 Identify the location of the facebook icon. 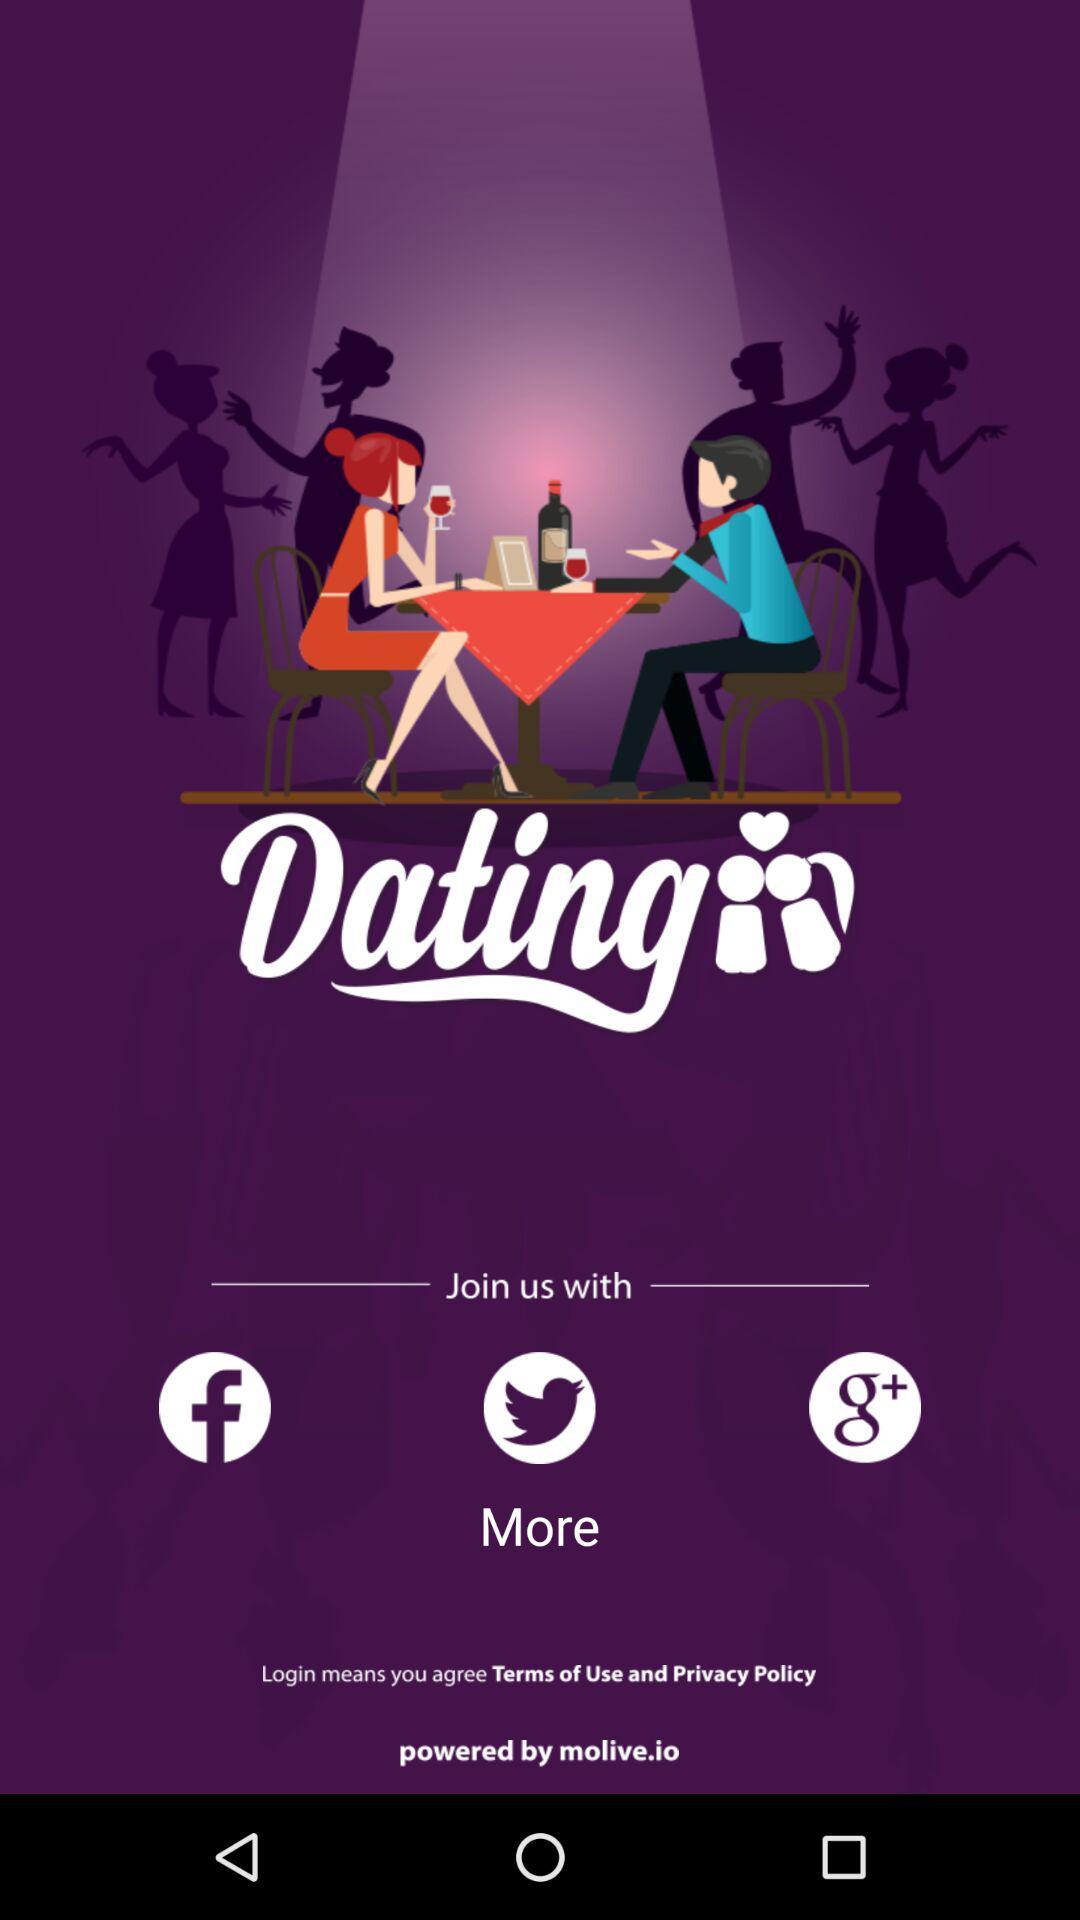
(214, 1407).